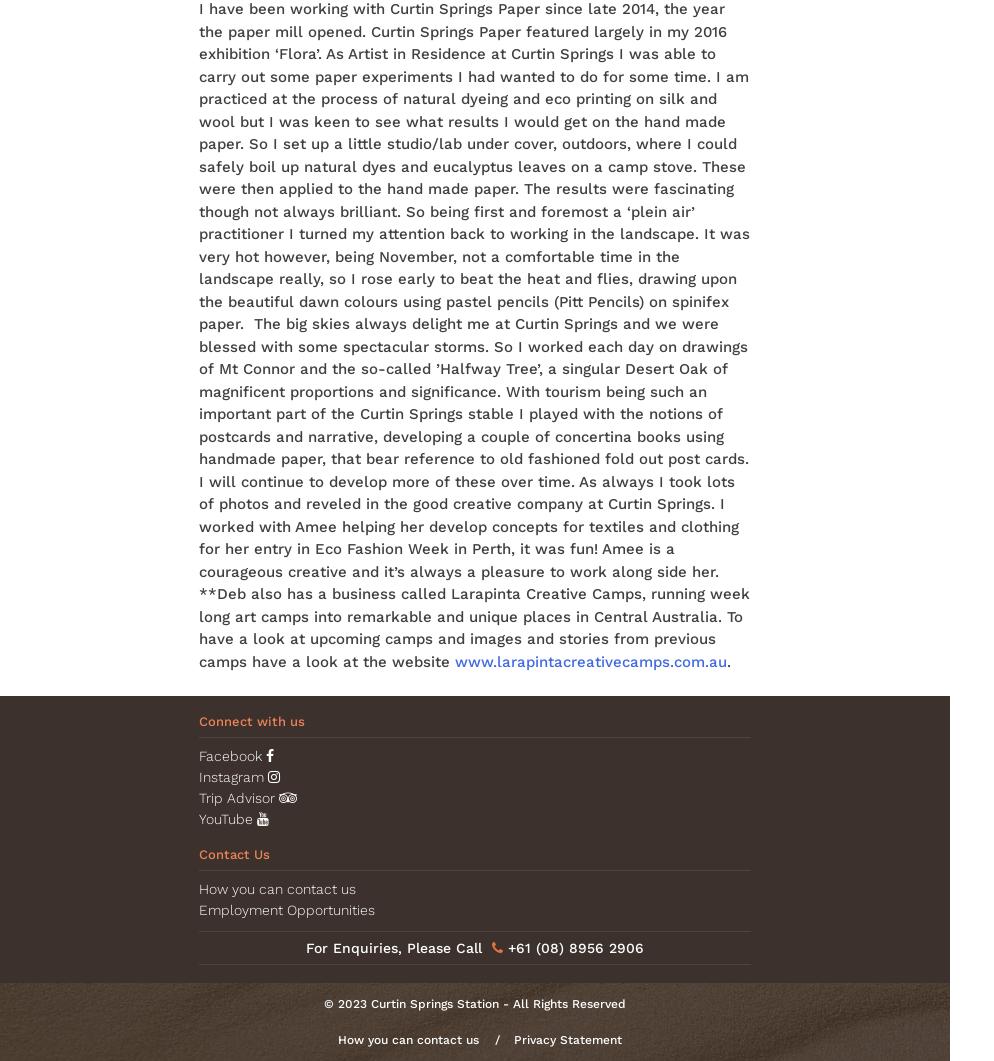  What do you see at coordinates (228, 818) in the screenshot?
I see `'YouTube'` at bounding box center [228, 818].